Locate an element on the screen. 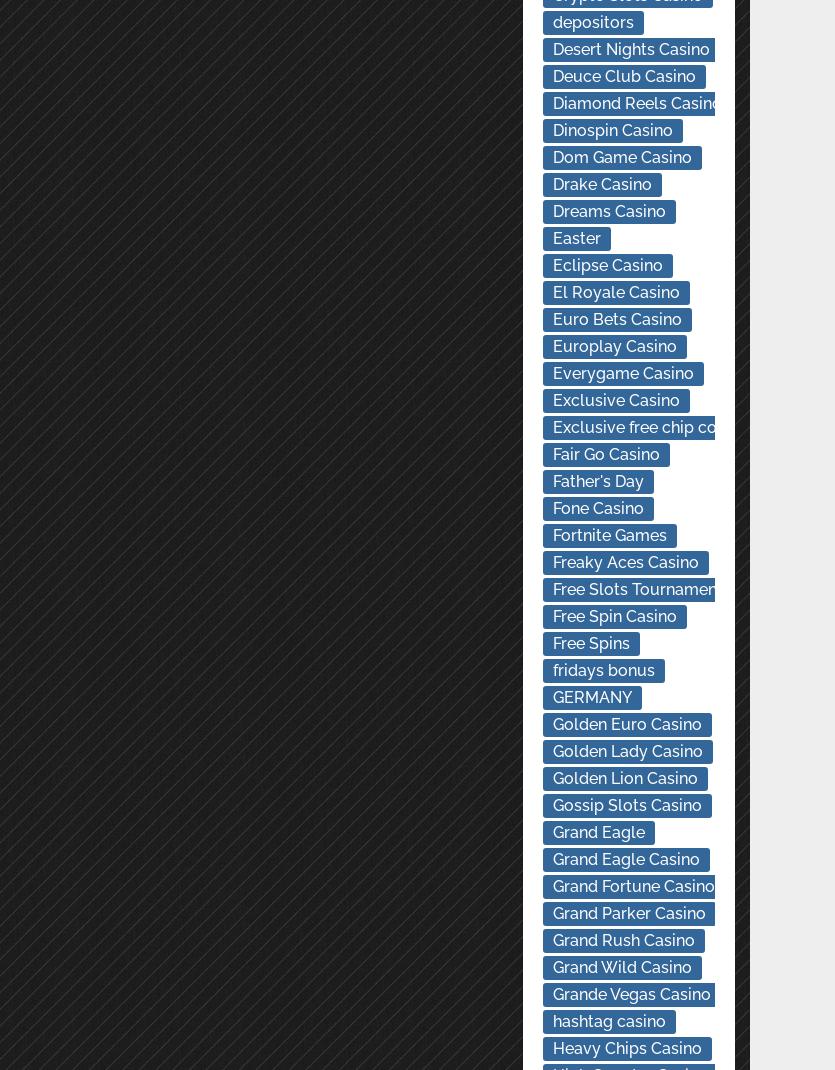 This screenshot has width=835, height=1070. 'Grand Rush Casino' is located at coordinates (621, 939).